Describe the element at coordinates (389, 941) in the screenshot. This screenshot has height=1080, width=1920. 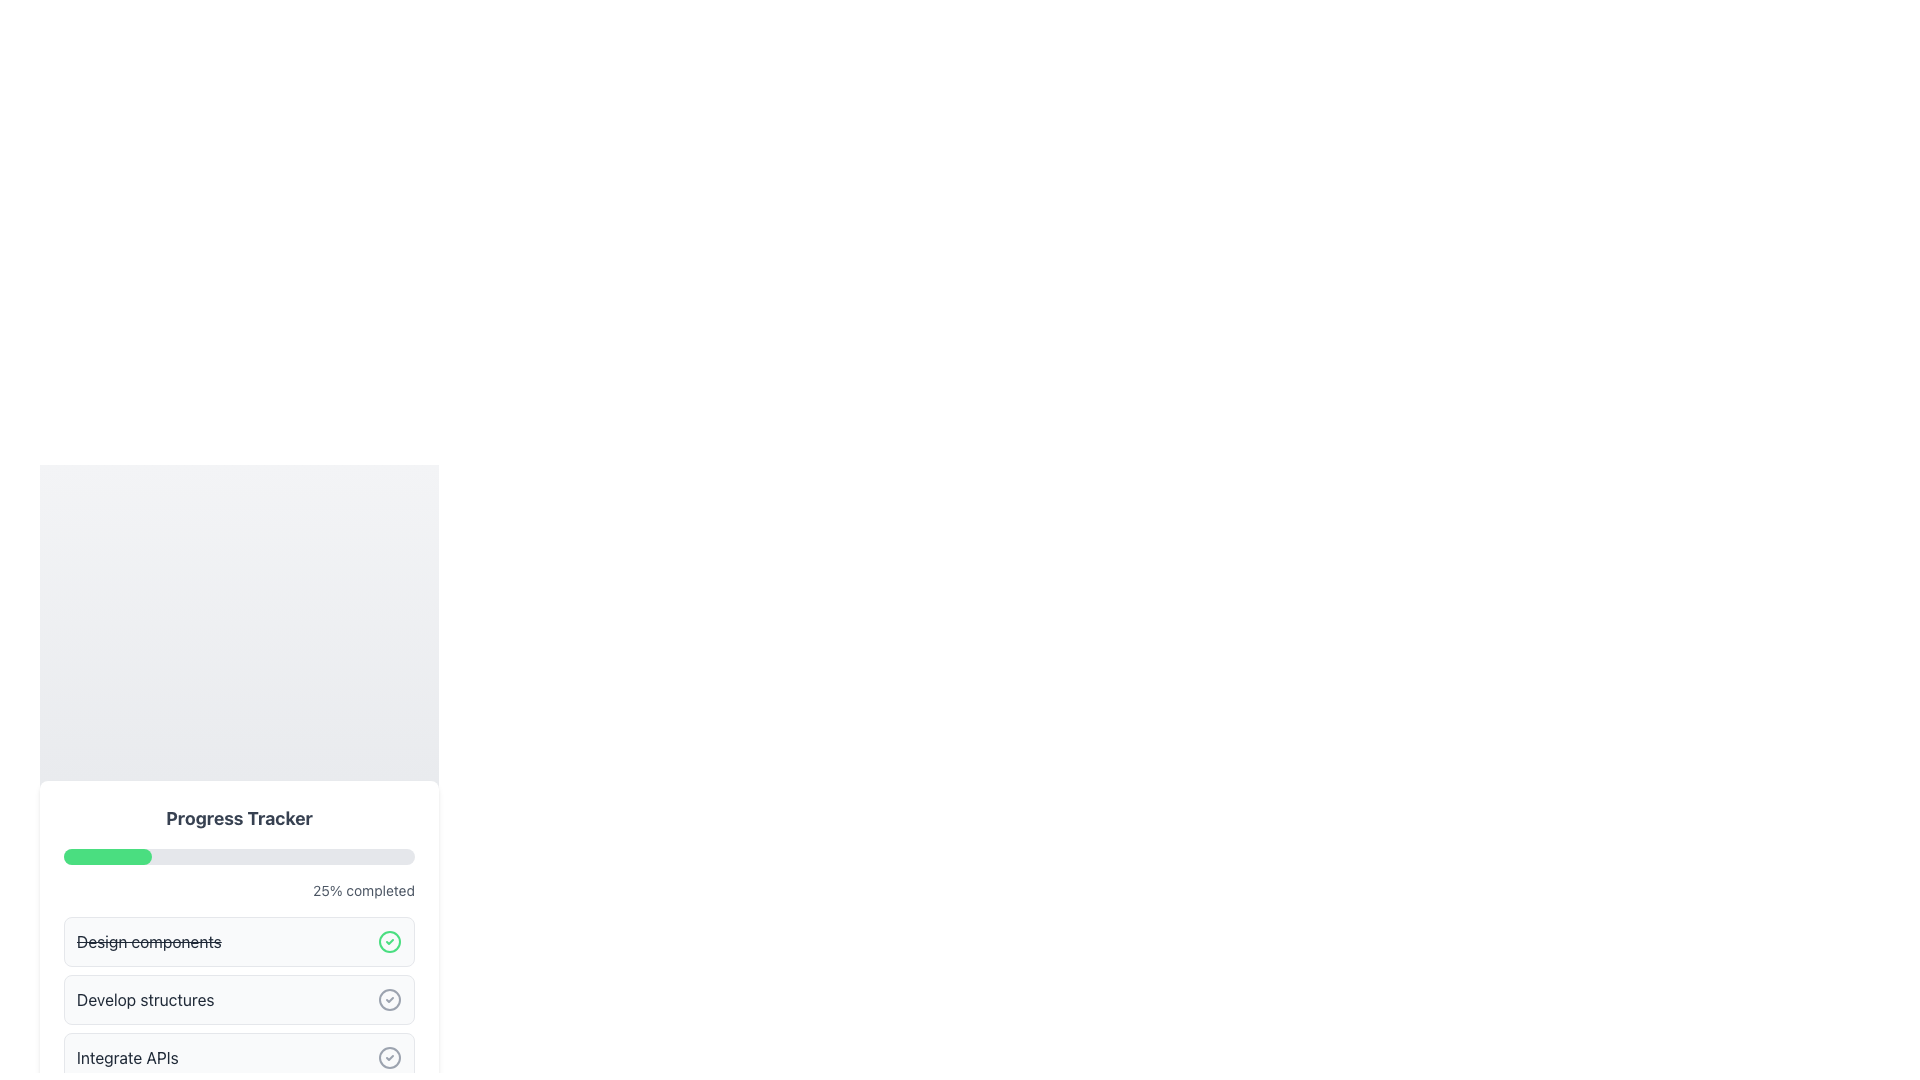
I see `the SVG circle element that indicates task status, positioned to the right of the strikethrough text 'Design components' in the progress tracker interface` at that location.